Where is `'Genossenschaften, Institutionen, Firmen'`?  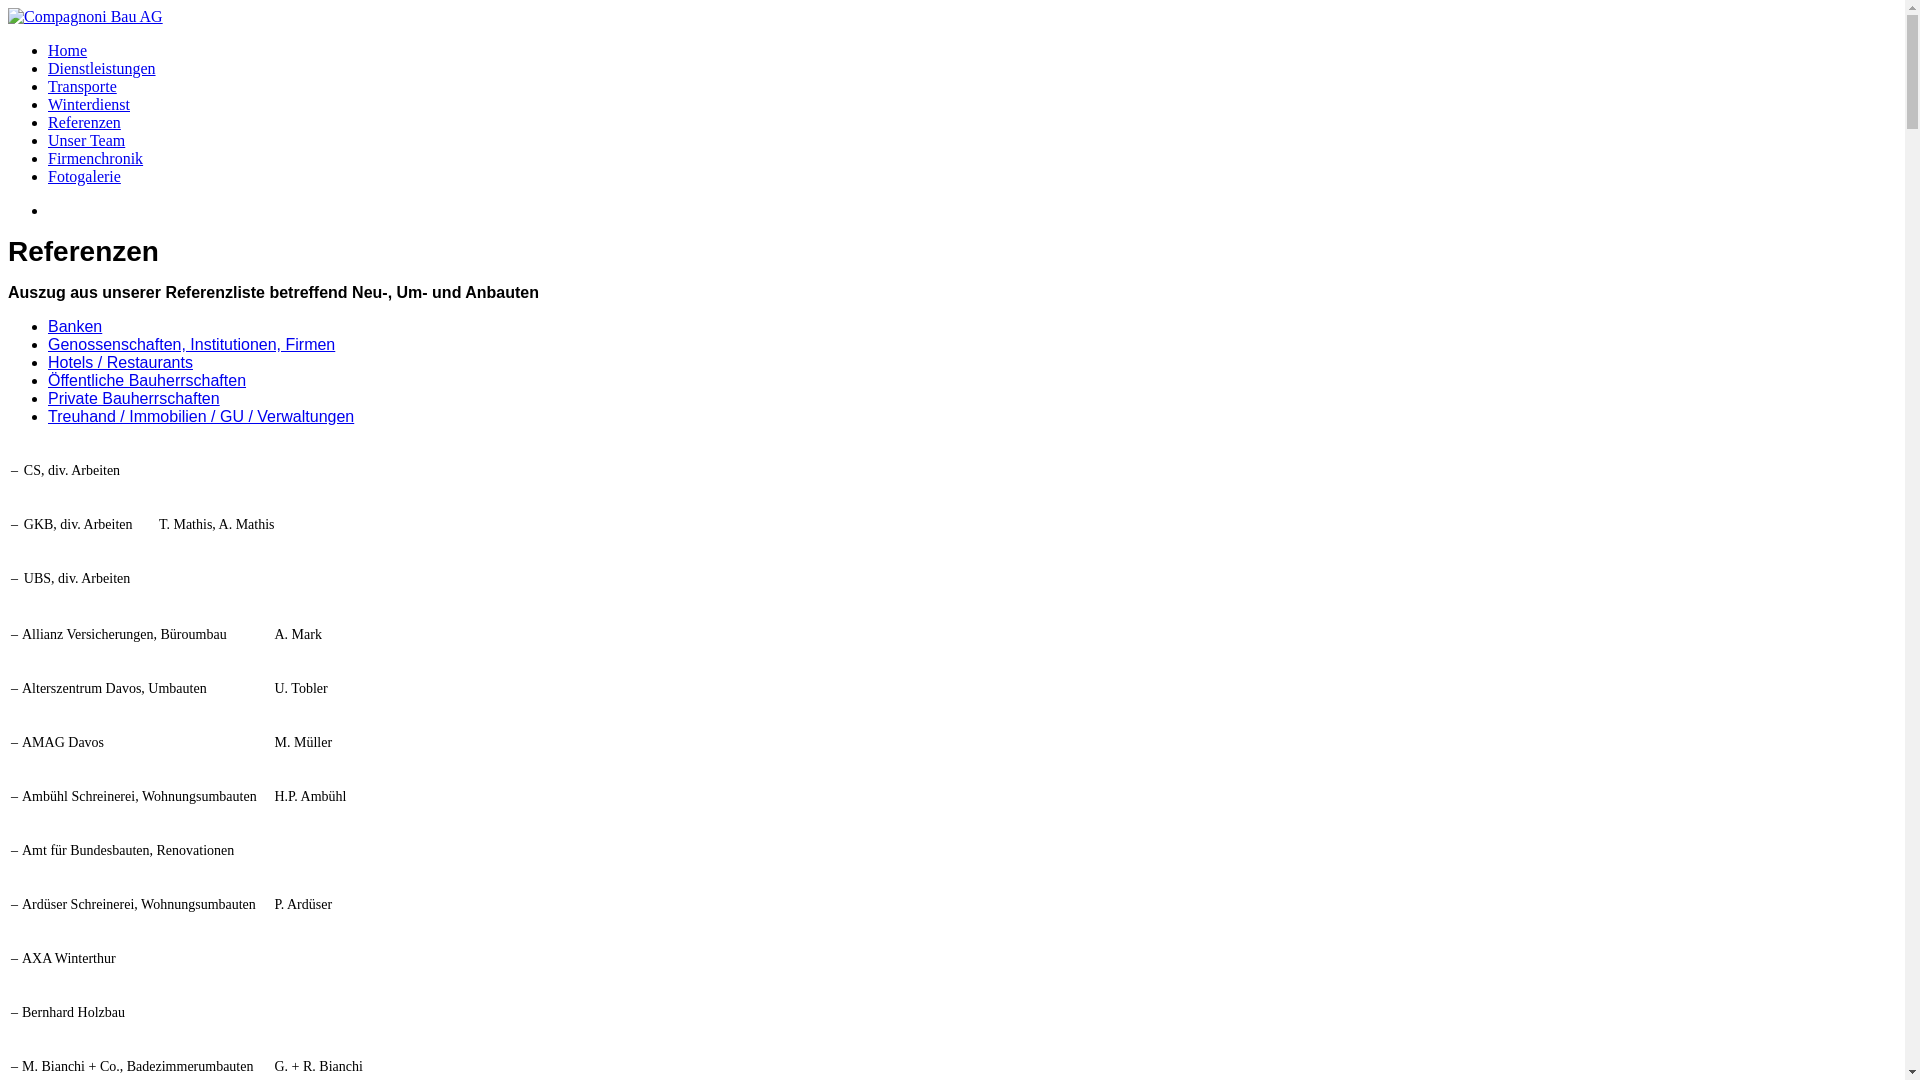 'Genossenschaften, Institutionen, Firmen' is located at coordinates (191, 343).